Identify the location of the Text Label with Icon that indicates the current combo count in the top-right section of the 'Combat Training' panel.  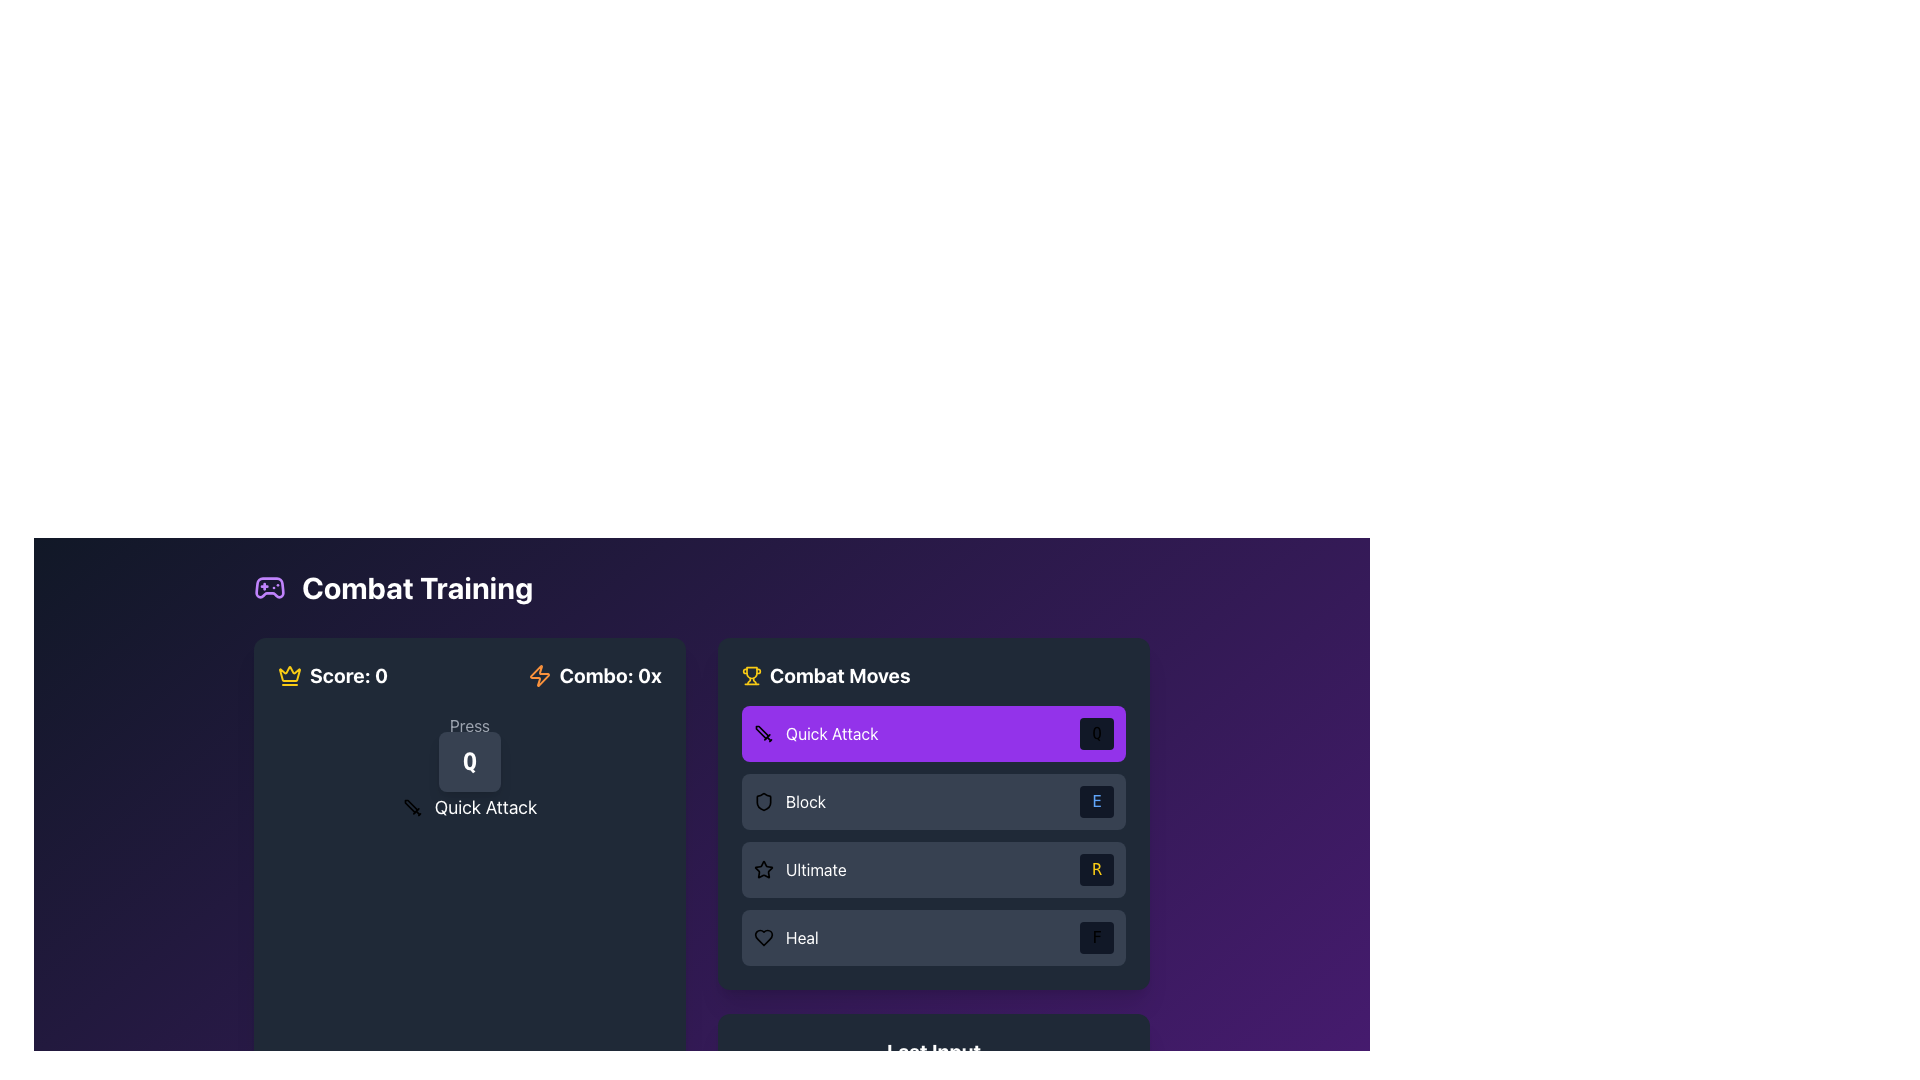
(593, 675).